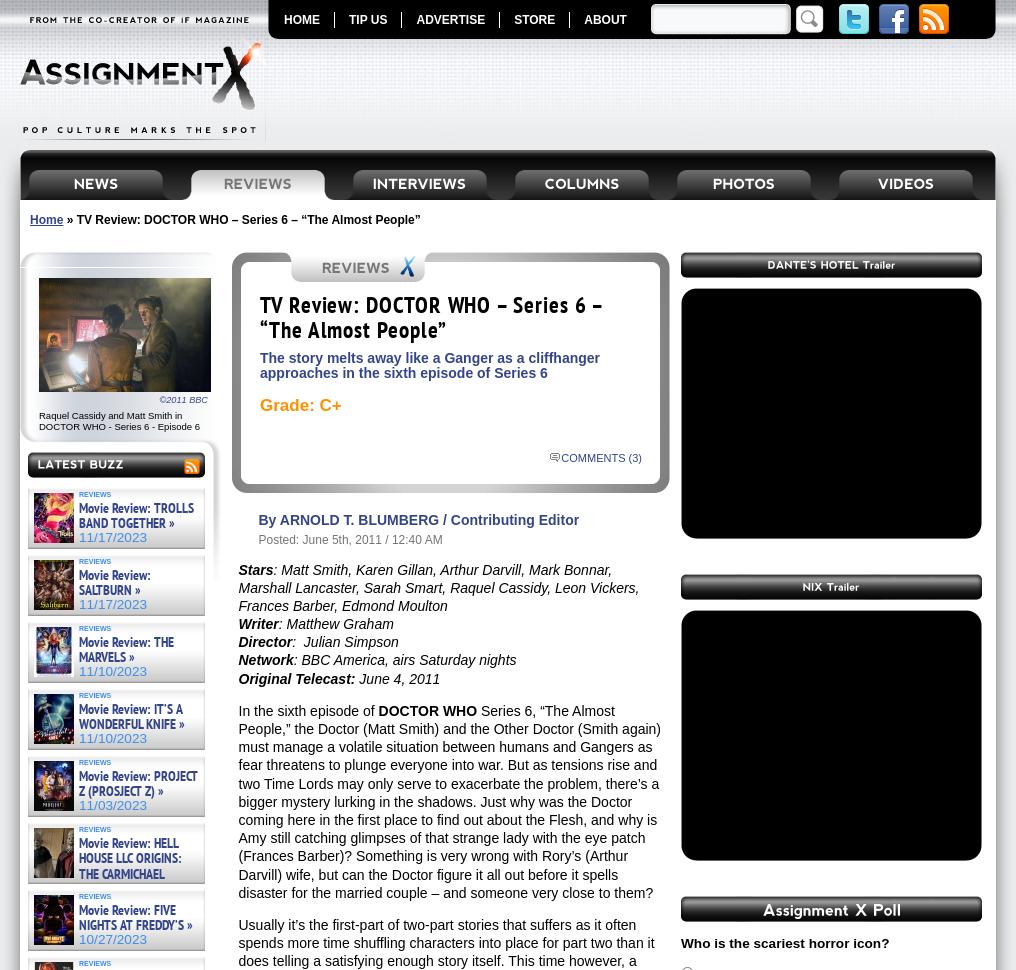 Image resolution: width=1016 pixels, height=970 pixels. What do you see at coordinates (256, 624) in the screenshot?
I see `'Writer'` at bounding box center [256, 624].